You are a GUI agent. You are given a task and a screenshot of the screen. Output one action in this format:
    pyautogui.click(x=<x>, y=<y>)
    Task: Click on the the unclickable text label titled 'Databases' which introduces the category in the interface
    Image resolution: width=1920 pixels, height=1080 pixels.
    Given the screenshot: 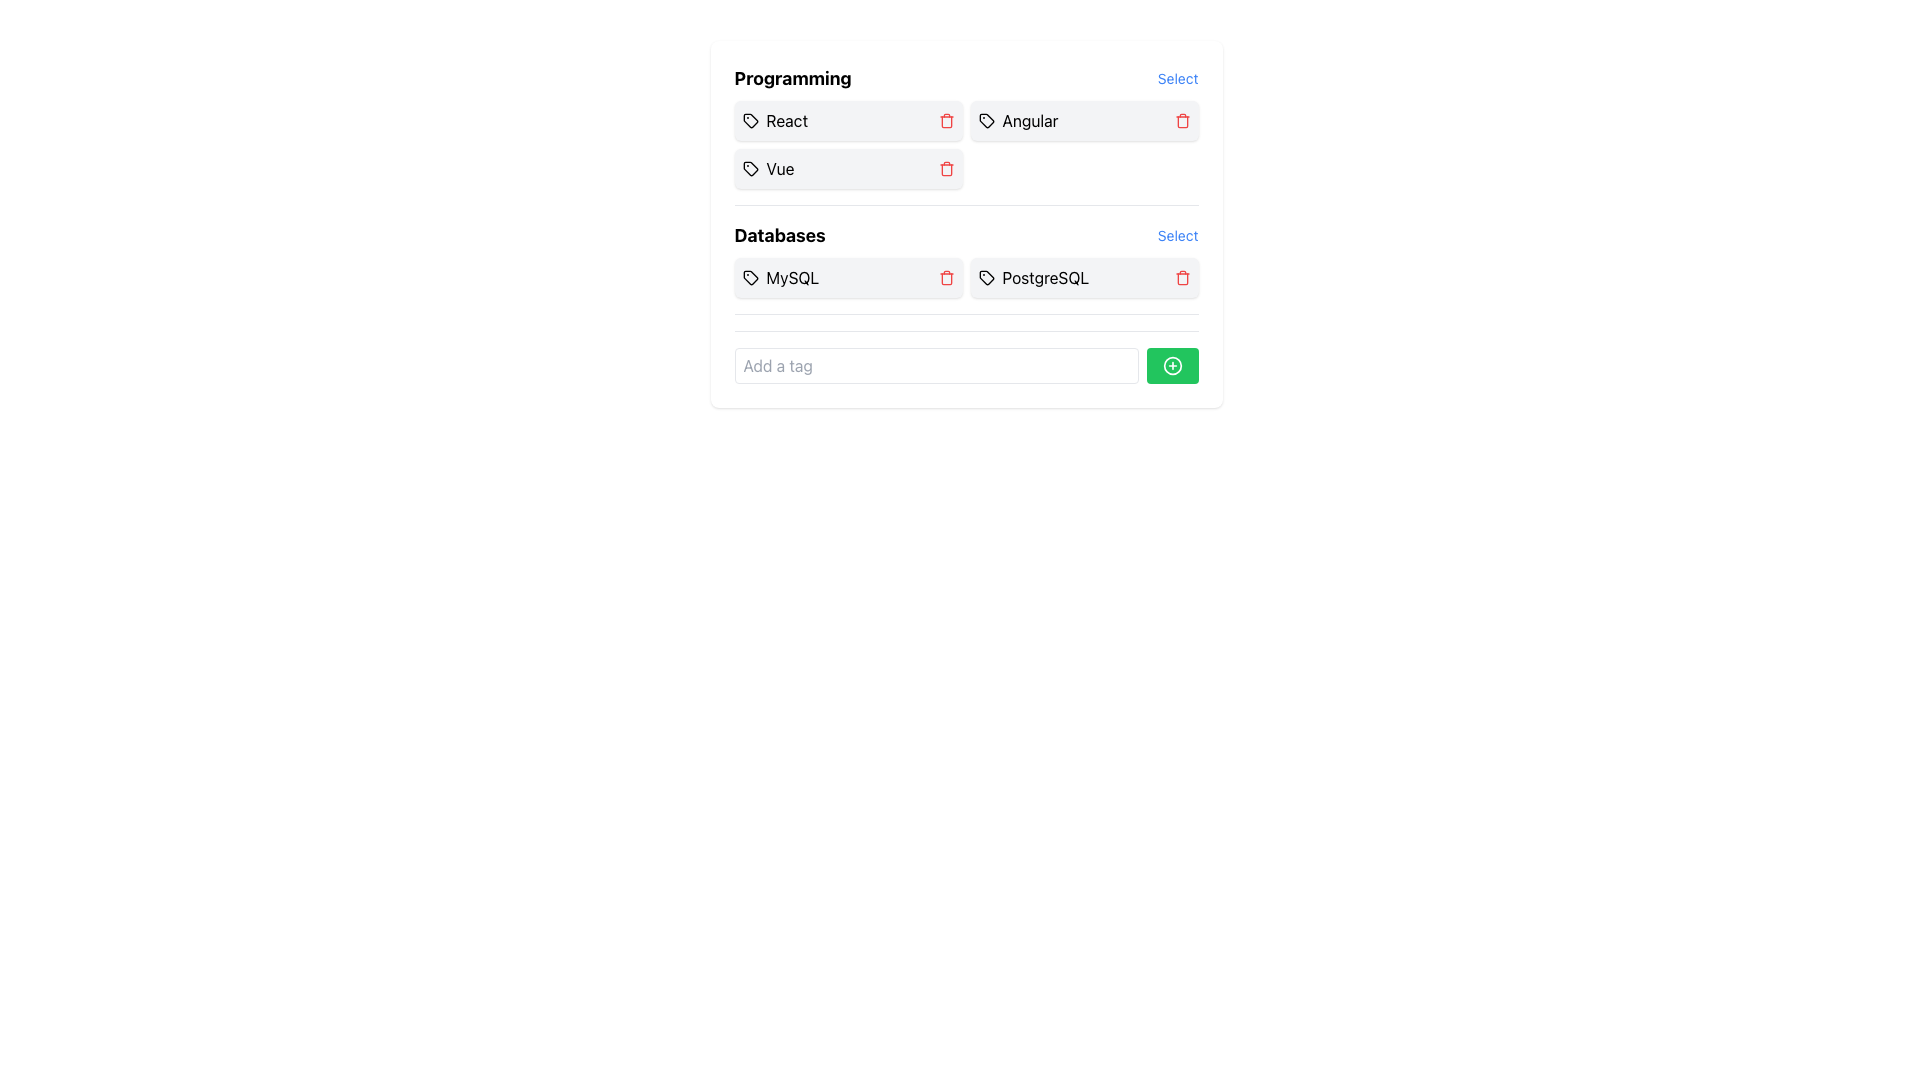 What is the action you would take?
    pyautogui.click(x=779, y=234)
    